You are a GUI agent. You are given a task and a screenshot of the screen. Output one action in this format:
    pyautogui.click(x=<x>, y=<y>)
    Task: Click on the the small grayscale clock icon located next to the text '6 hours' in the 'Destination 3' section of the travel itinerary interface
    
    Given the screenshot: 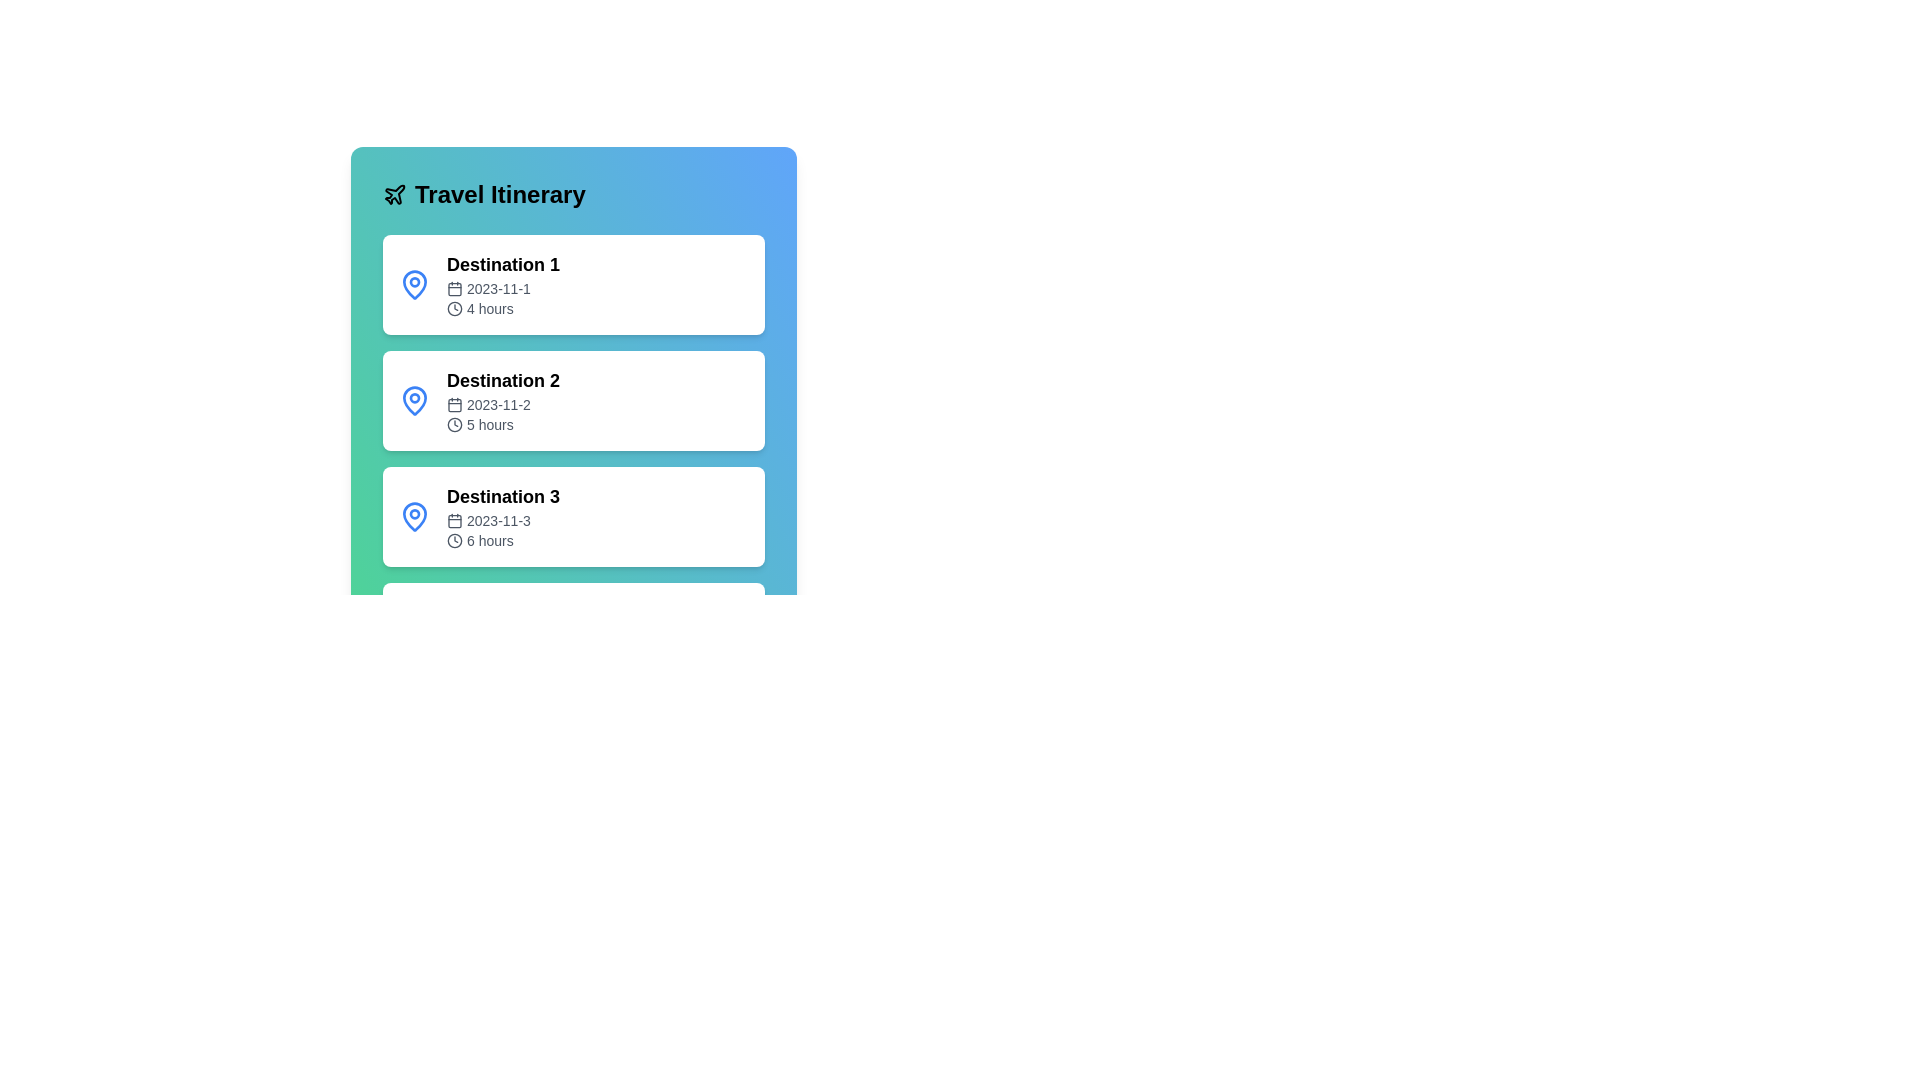 What is the action you would take?
    pyautogui.click(x=454, y=540)
    